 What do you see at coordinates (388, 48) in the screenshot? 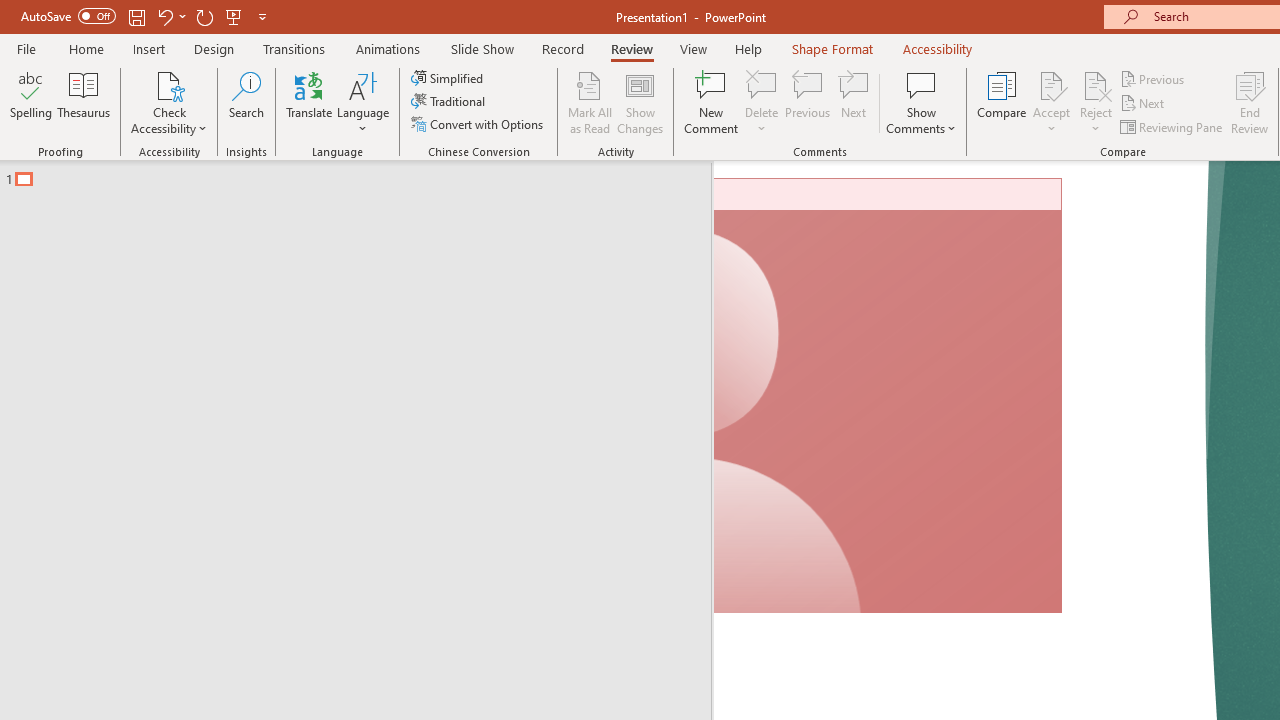
I see `'Animations'` at bounding box center [388, 48].